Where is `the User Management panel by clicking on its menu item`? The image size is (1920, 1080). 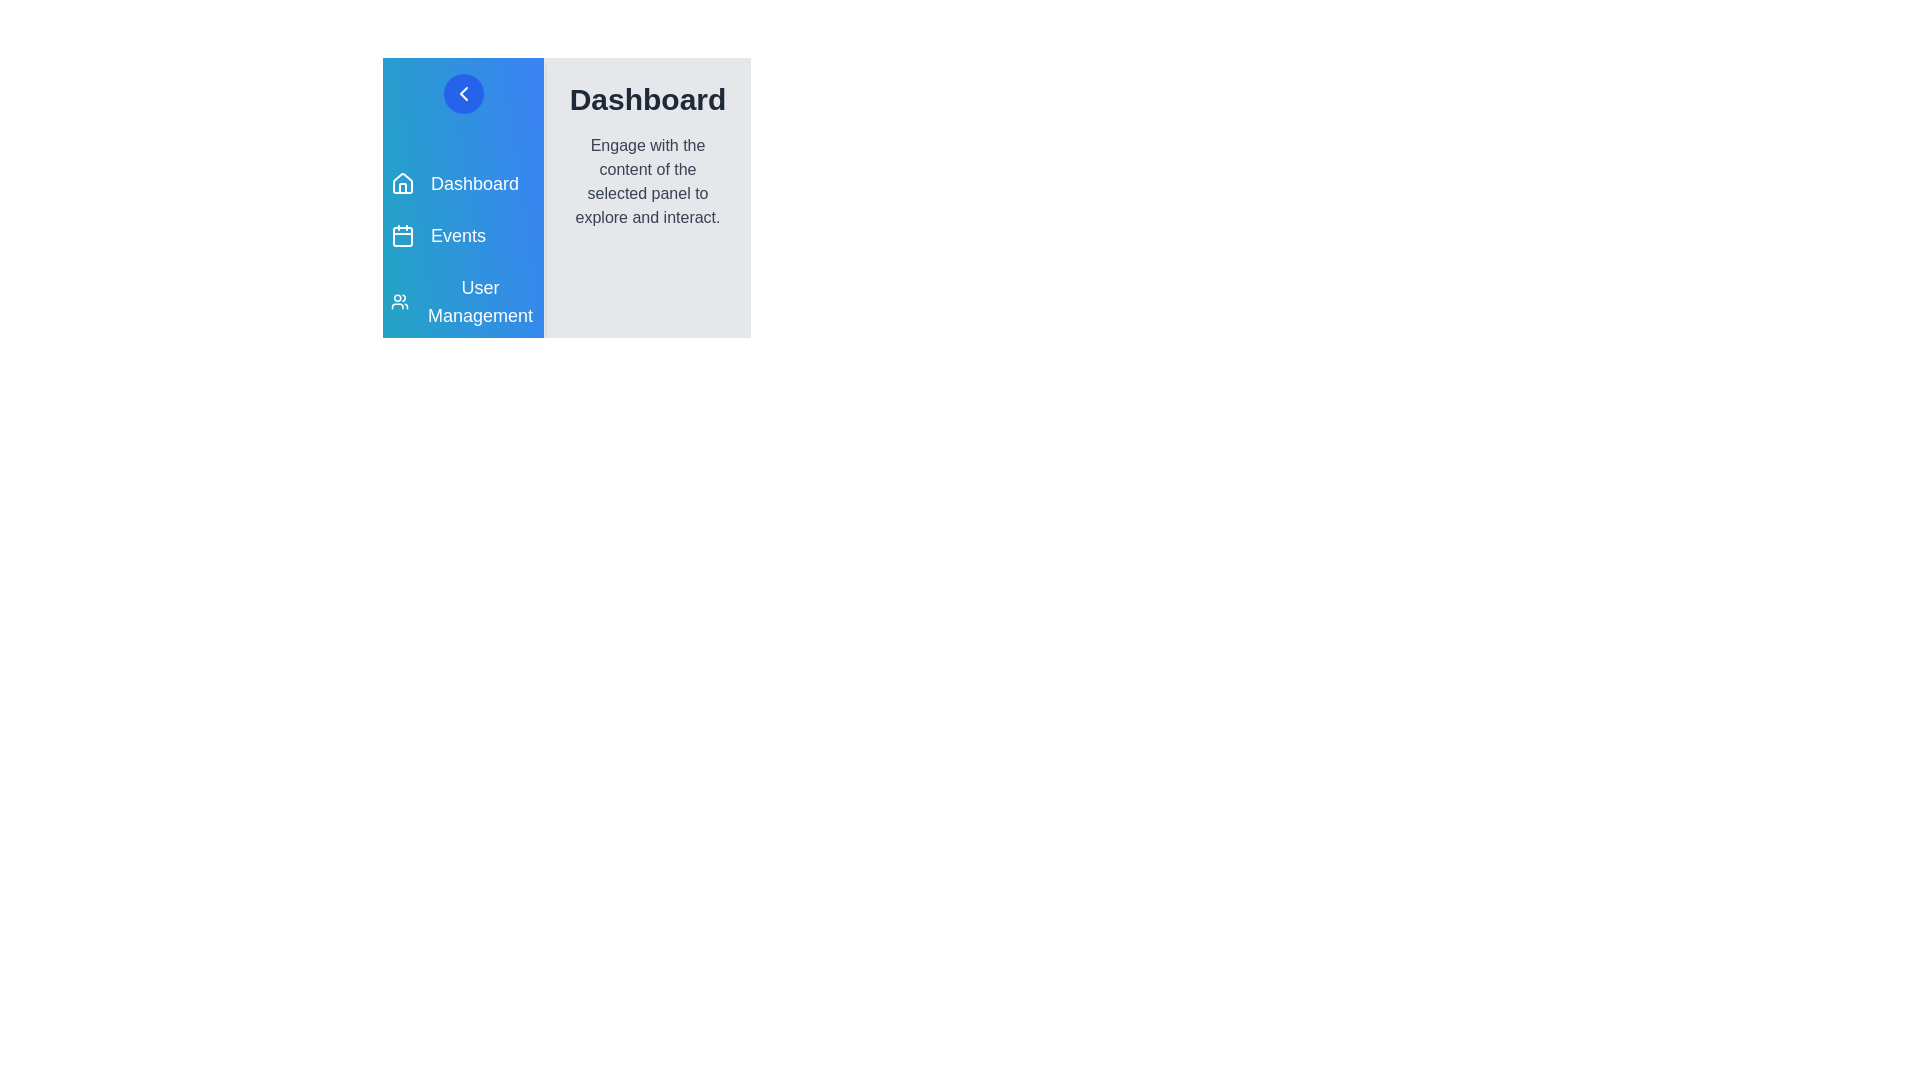 the User Management panel by clicking on its menu item is located at coordinates (462, 301).